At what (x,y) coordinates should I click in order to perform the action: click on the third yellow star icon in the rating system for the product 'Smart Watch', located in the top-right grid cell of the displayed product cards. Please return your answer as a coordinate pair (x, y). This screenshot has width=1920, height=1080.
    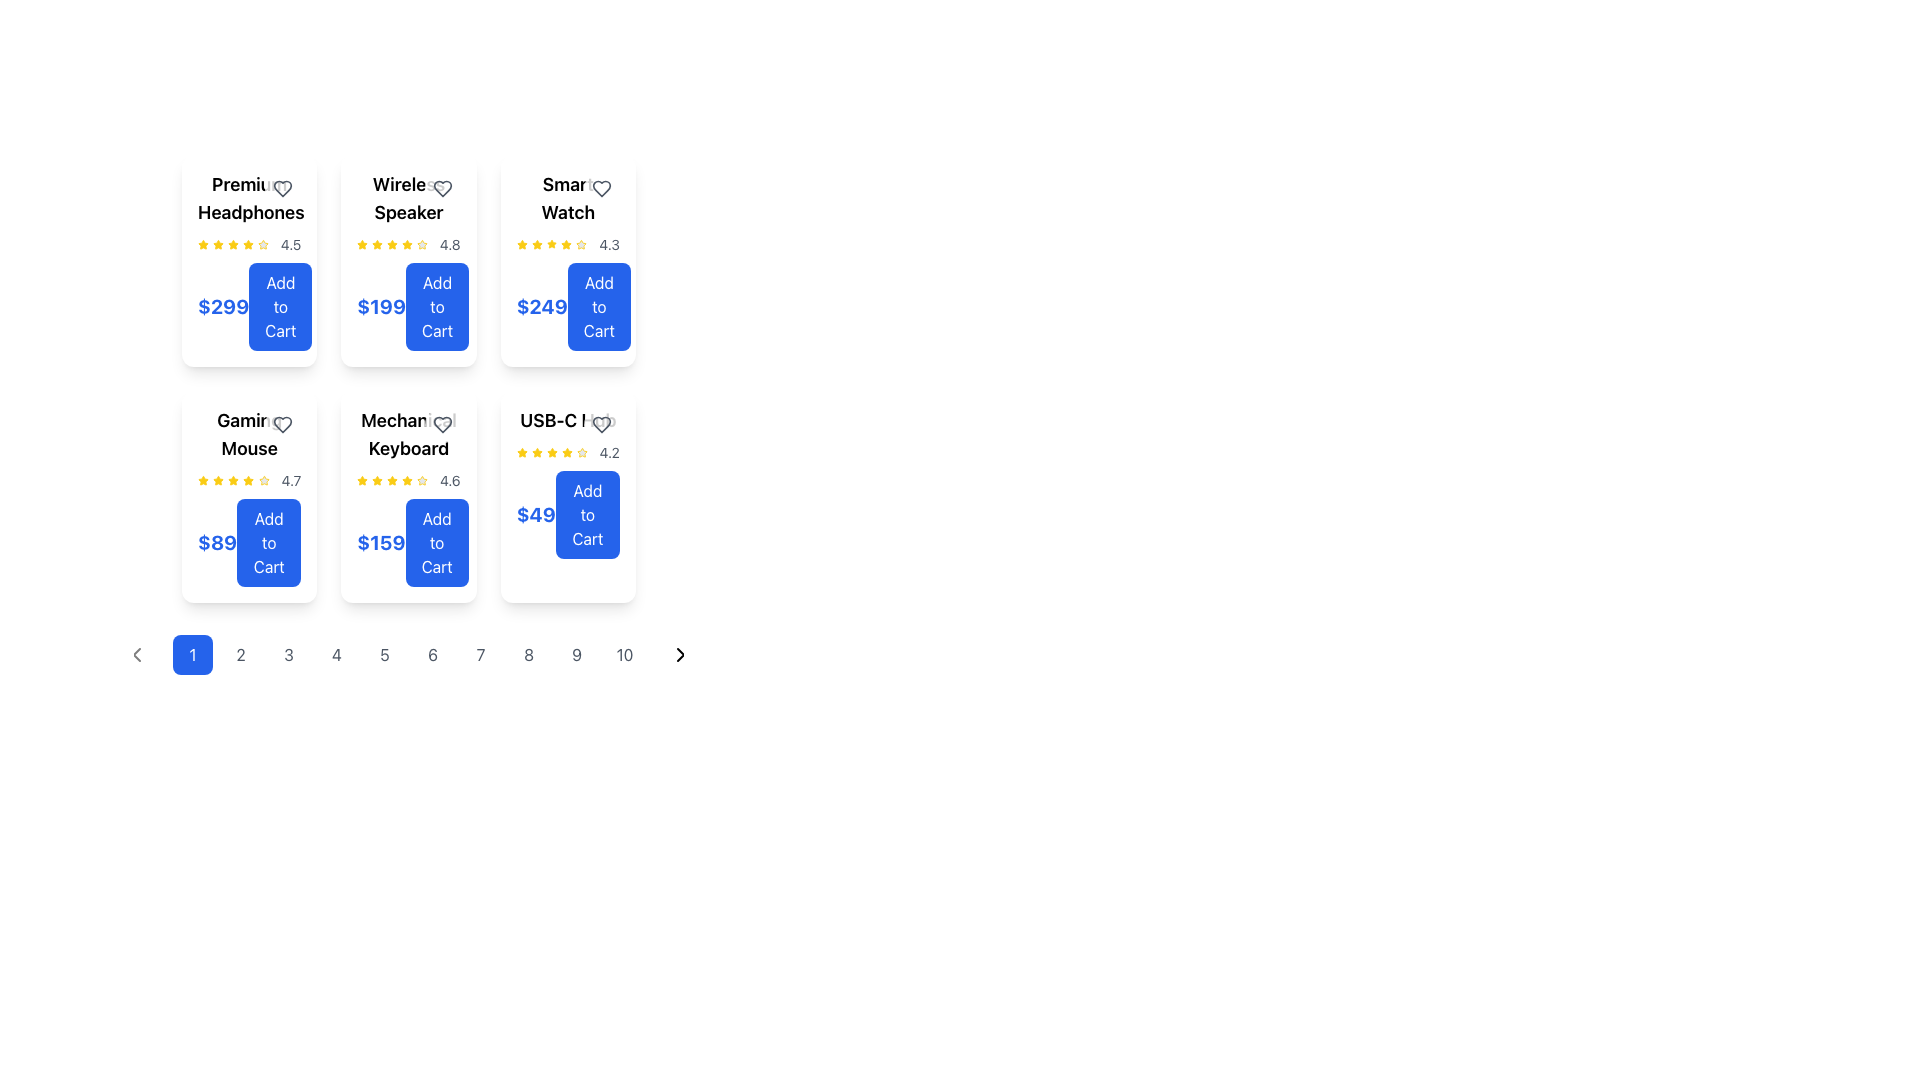
    Looking at the image, I should click on (522, 243).